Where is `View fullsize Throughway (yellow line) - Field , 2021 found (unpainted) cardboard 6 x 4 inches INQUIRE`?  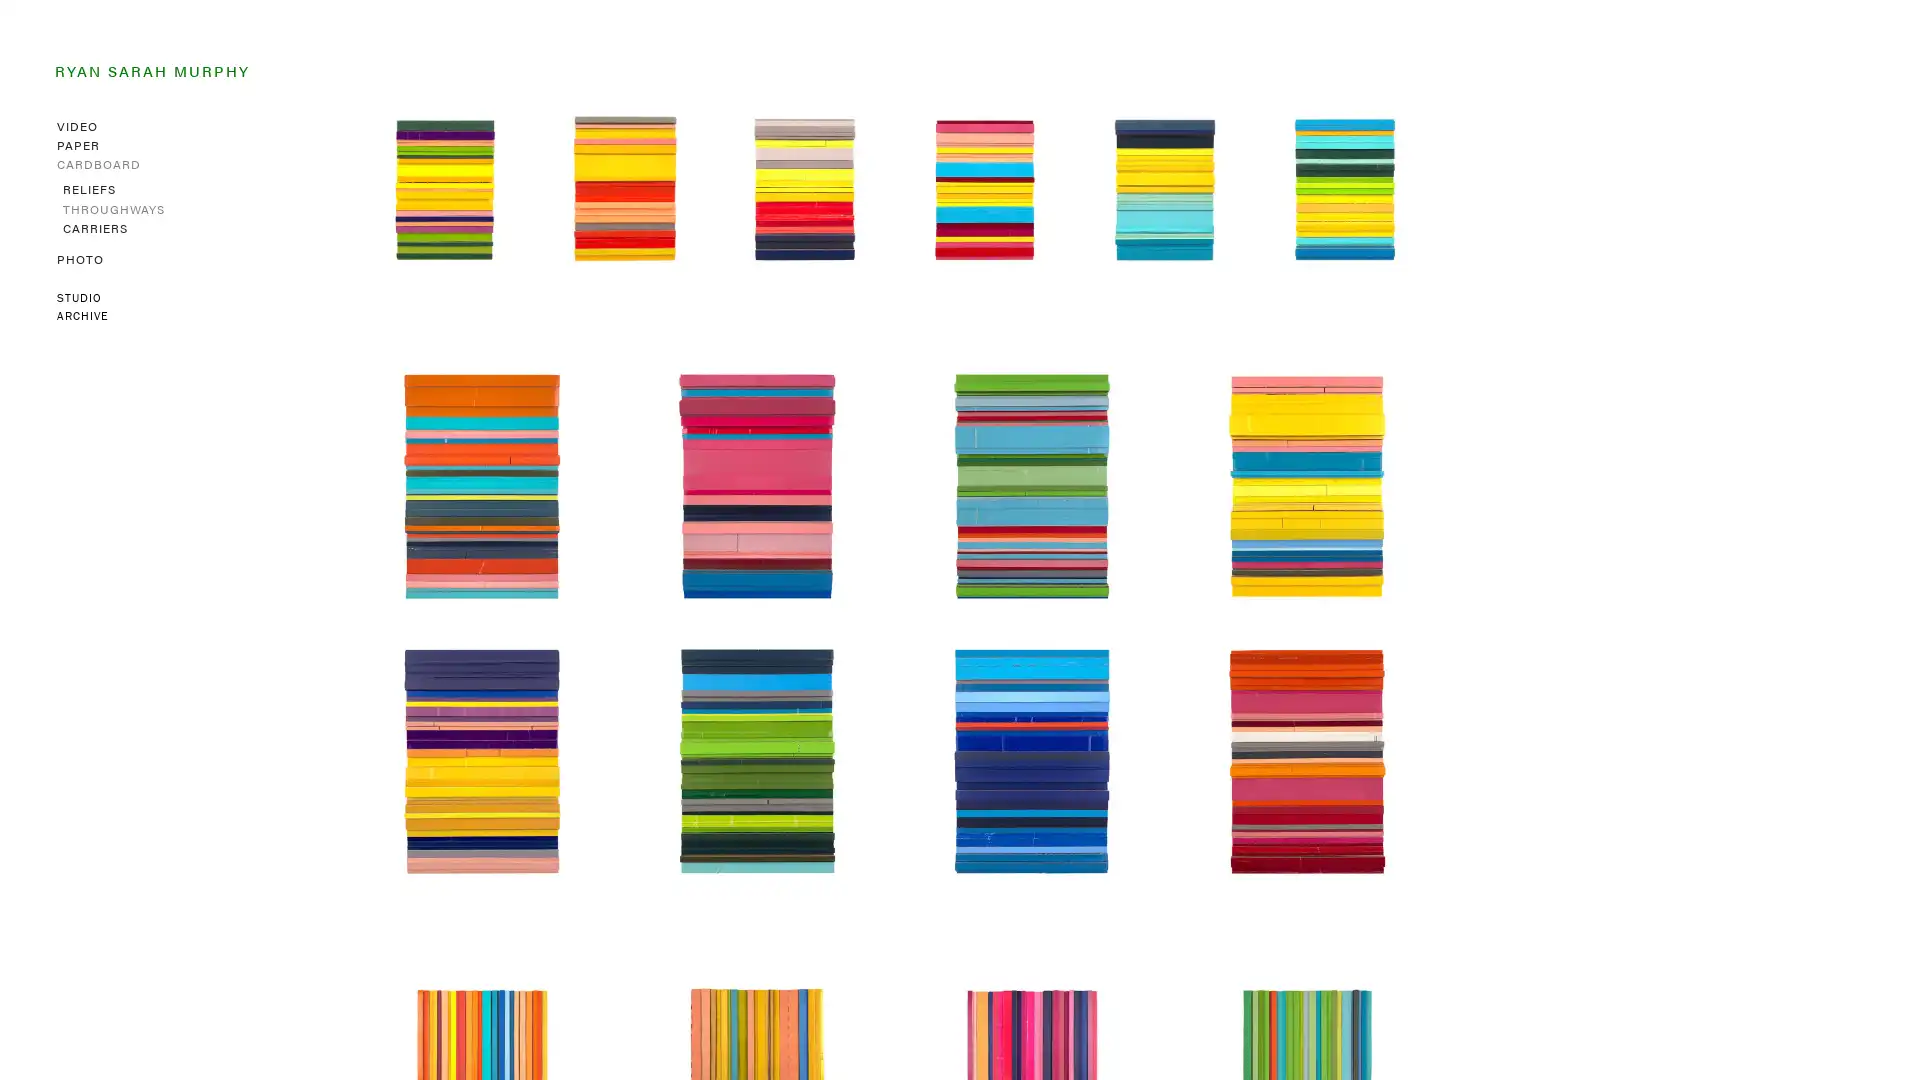 View fullsize Throughway (yellow line) - Field , 2021 found (unpainted) cardboard 6 x 4 inches INQUIRE is located at coordinates (1344, 189).